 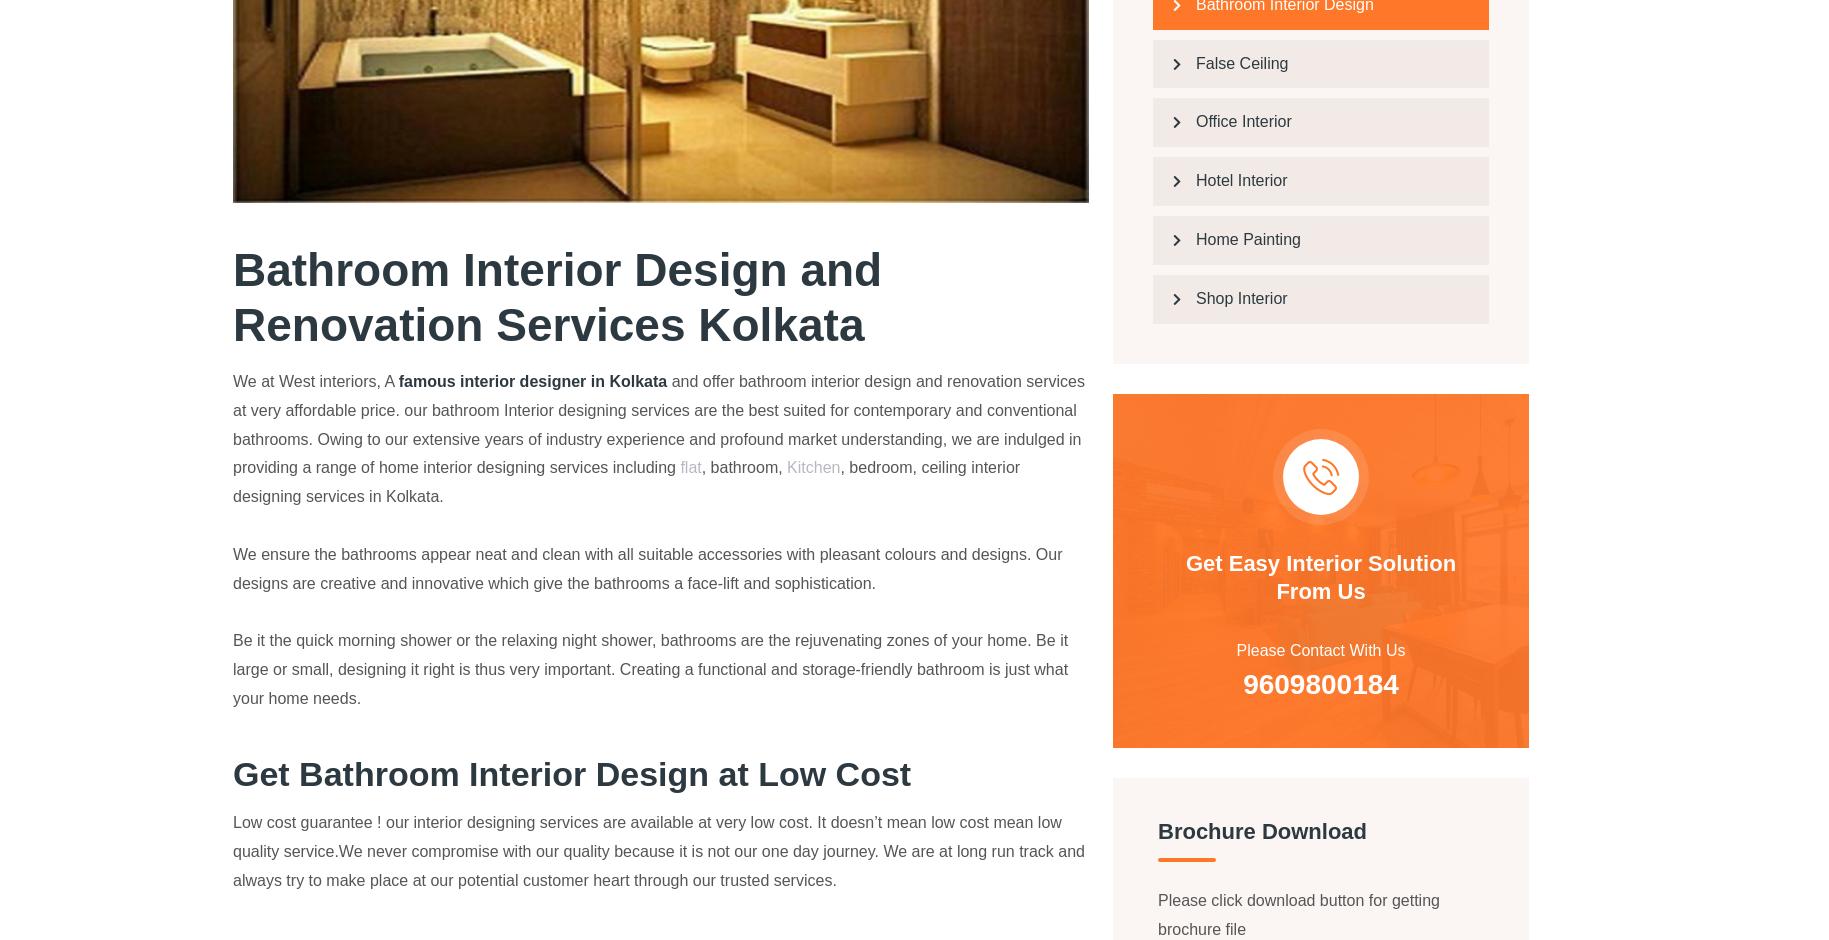 I want to click on 'Kitchen Interior Design', so click(x=1003, y=776).